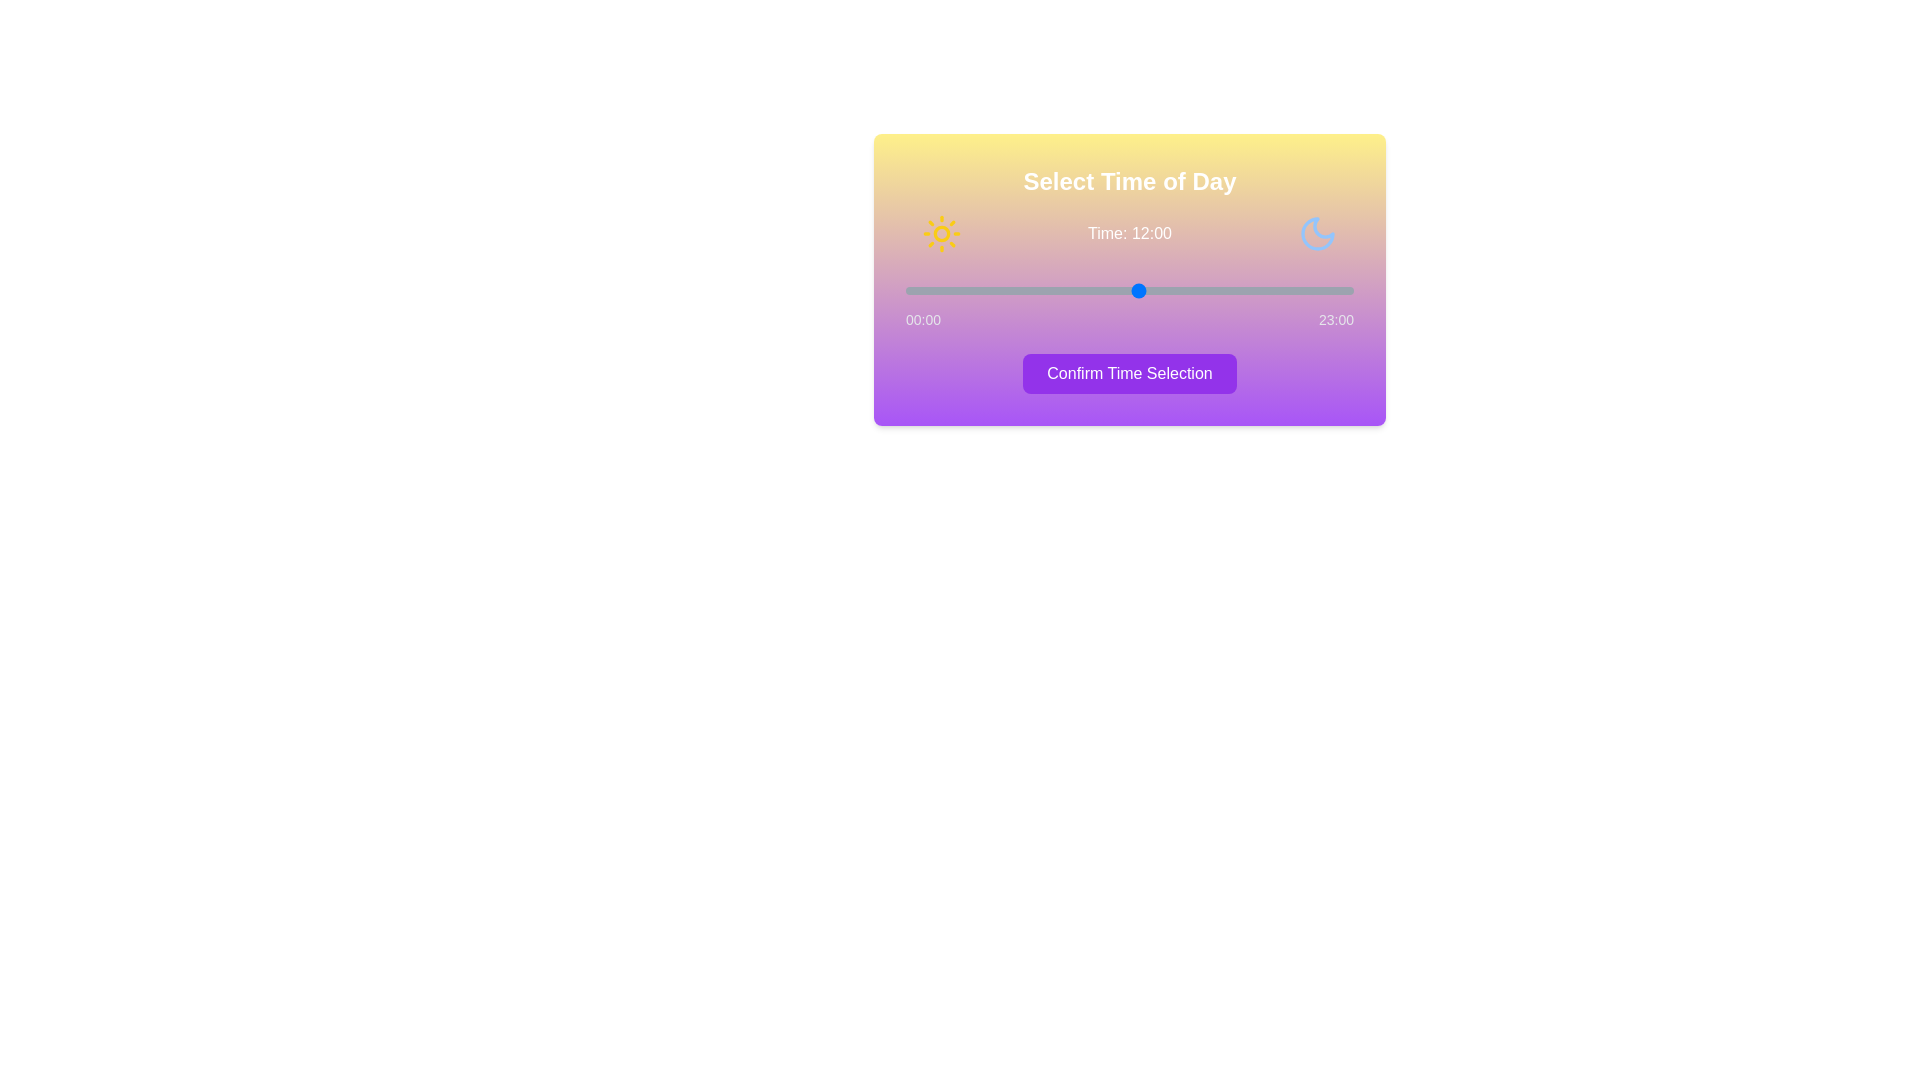 Image resolution: width=1920 pixels, height=1080 pixels. I want to click on the time slider to set the time to 10, so click(1099, 290).